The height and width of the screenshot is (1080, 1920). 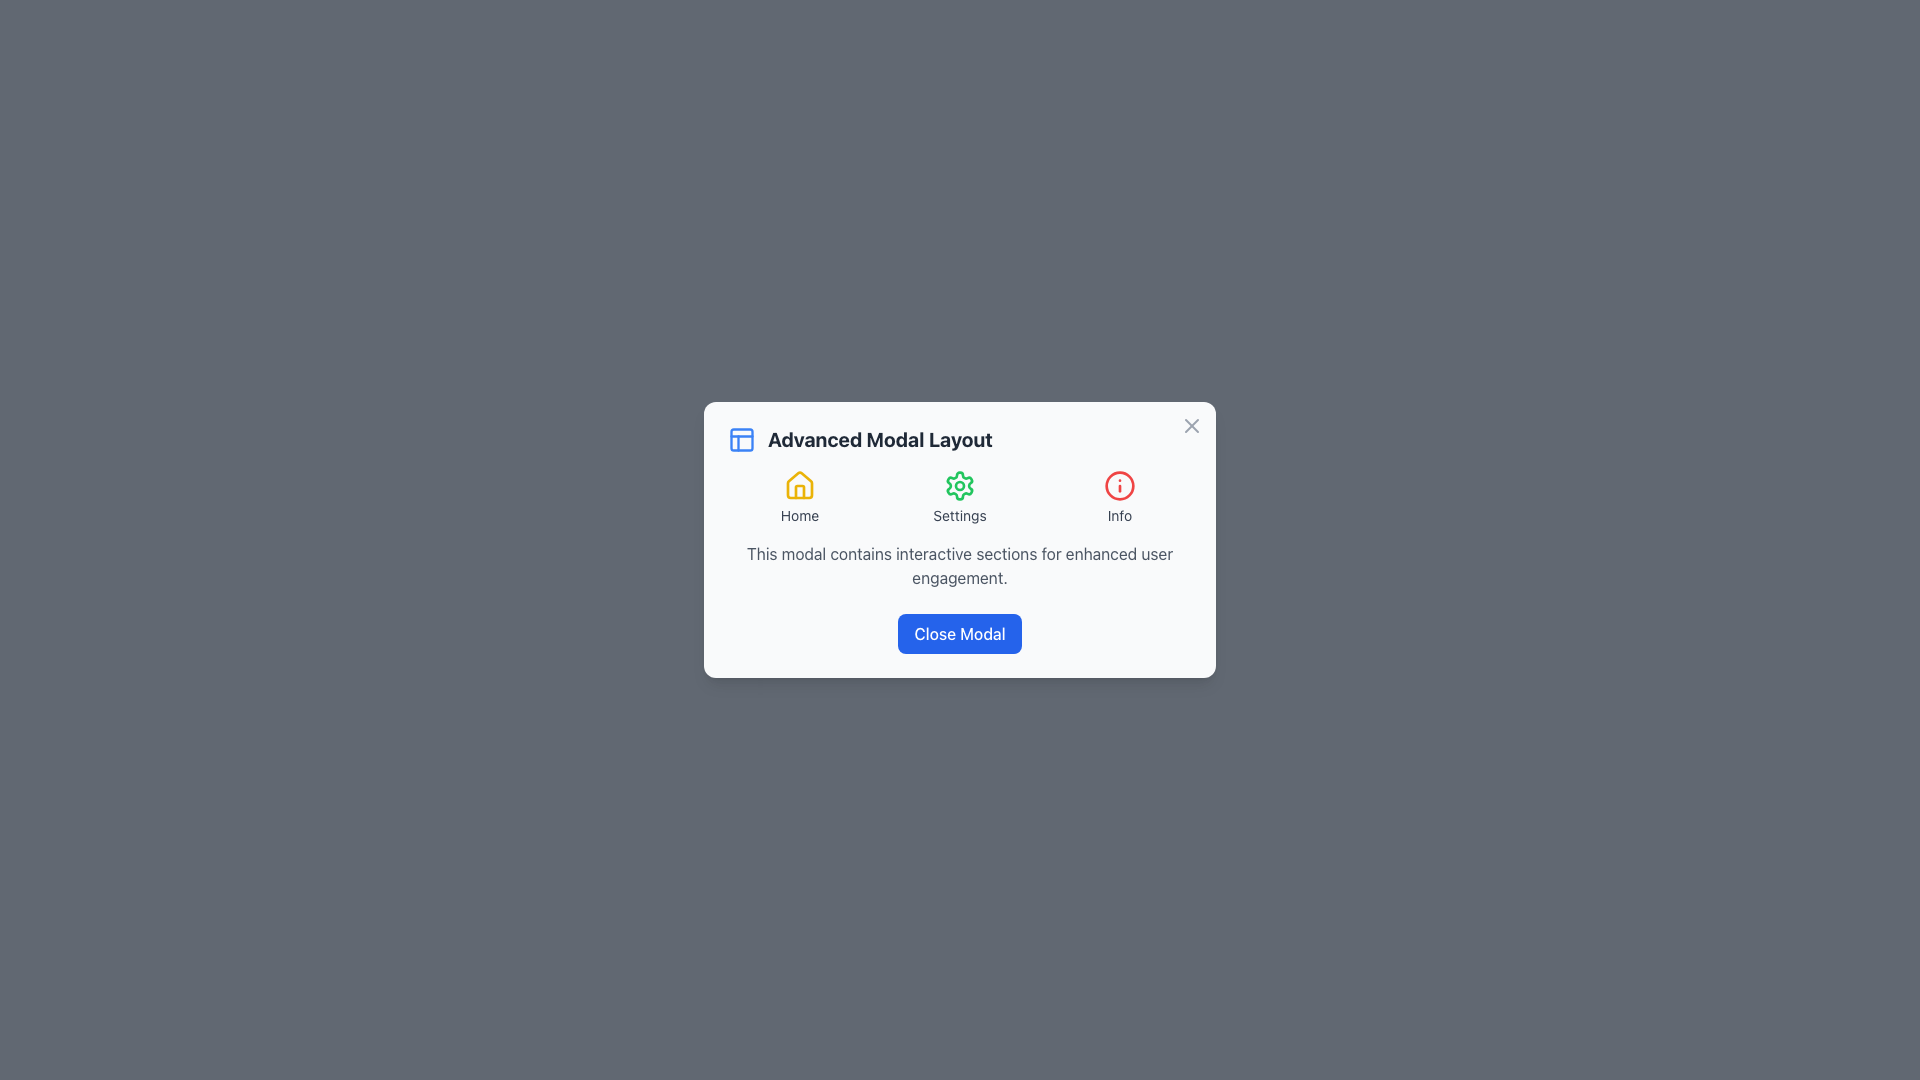 I want to click on the 'Home' icon with a yellow outline and gray text label, which is the first item in the menu grid, so click(x=800, y=496).